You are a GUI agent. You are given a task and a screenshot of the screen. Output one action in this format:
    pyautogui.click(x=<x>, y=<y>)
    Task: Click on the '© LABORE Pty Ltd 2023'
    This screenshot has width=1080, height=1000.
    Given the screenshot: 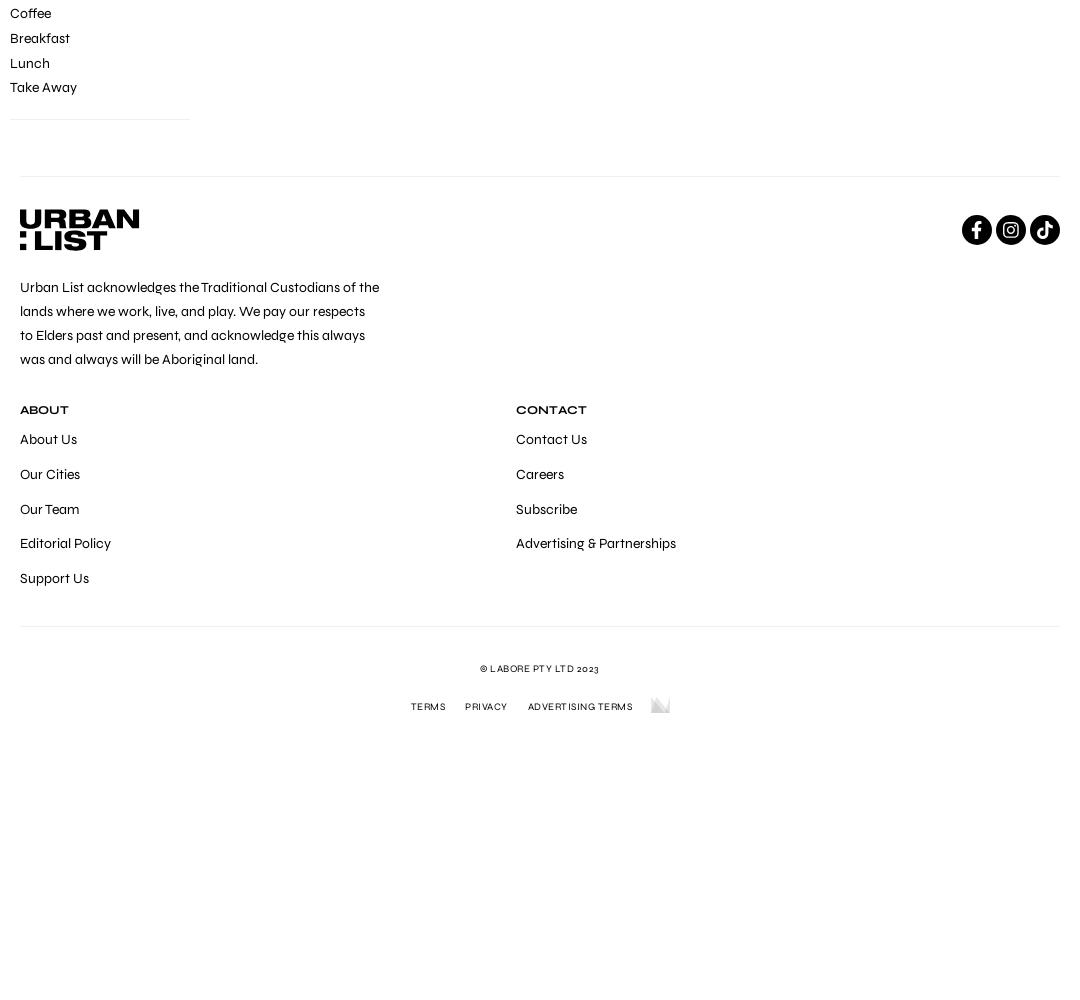 What is the action you would take?
    pyautogui.click(x=538, y=668)
    